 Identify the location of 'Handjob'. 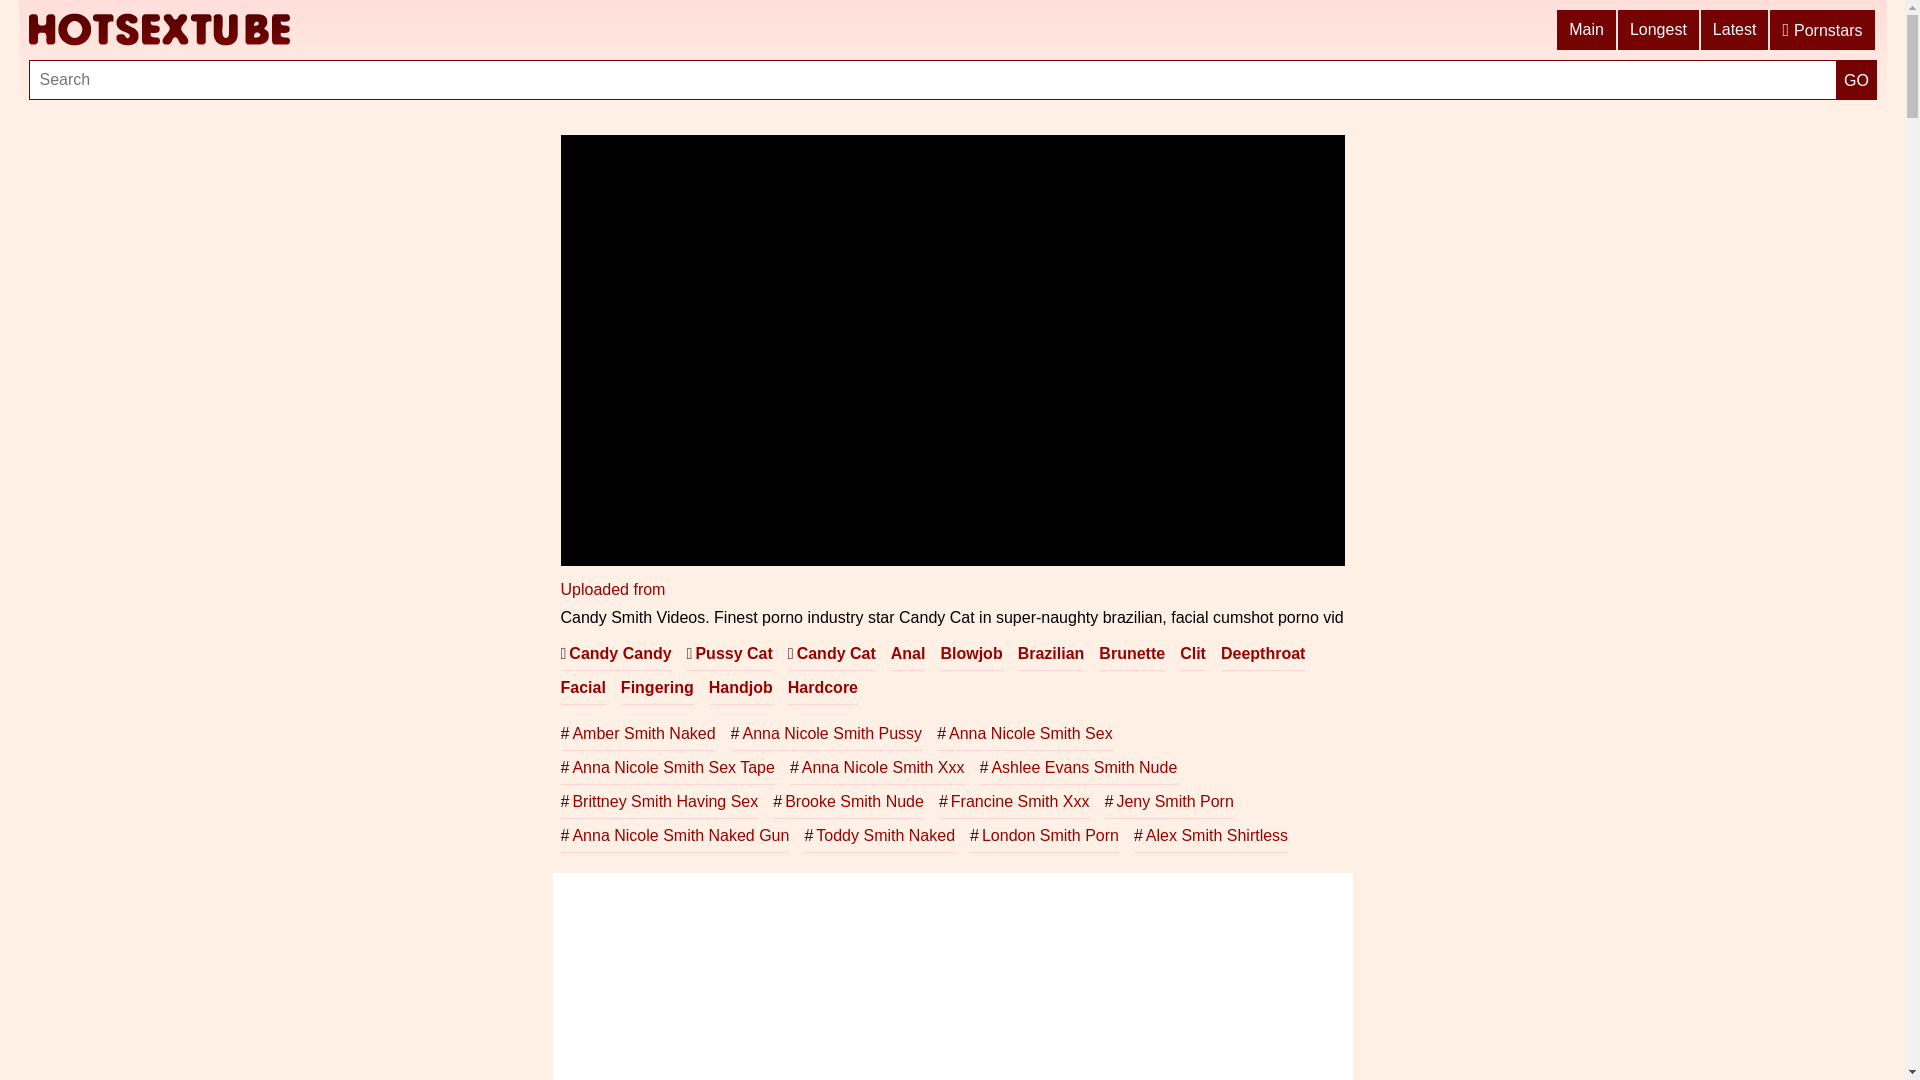
(709, 686).